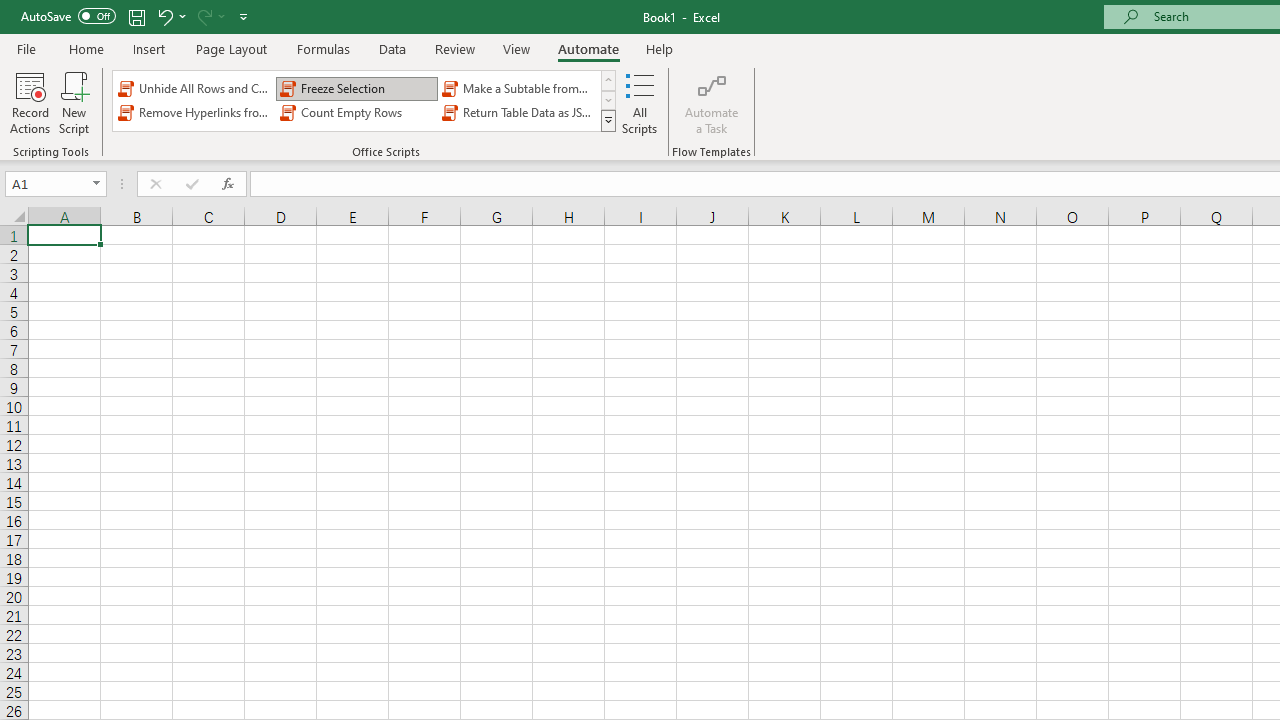 The image size is (1280, 720). Describe the element at coordinates (195, 113) in the screenshot. I see `'Remove Hyperlinks from Sheet'` at that location.